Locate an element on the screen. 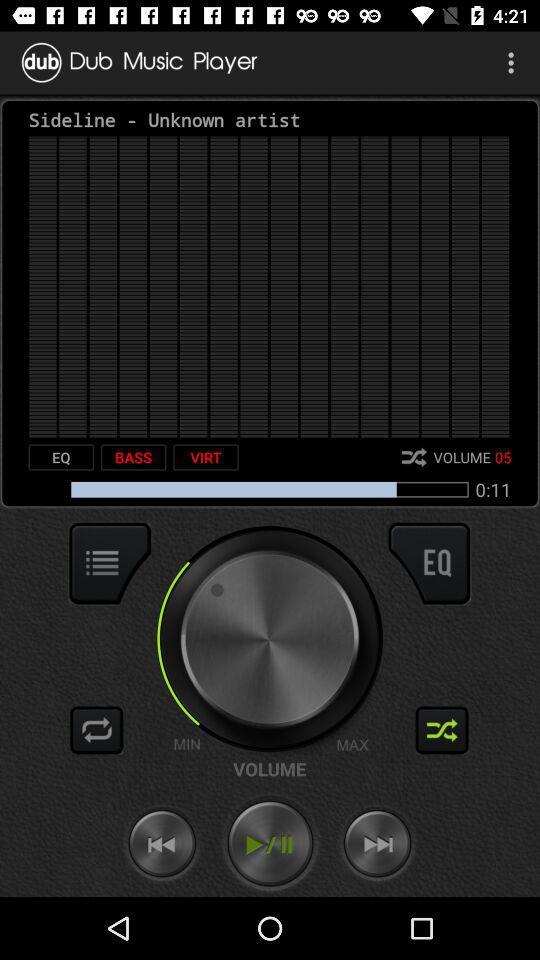  display options is located at coordinates (110, 563).